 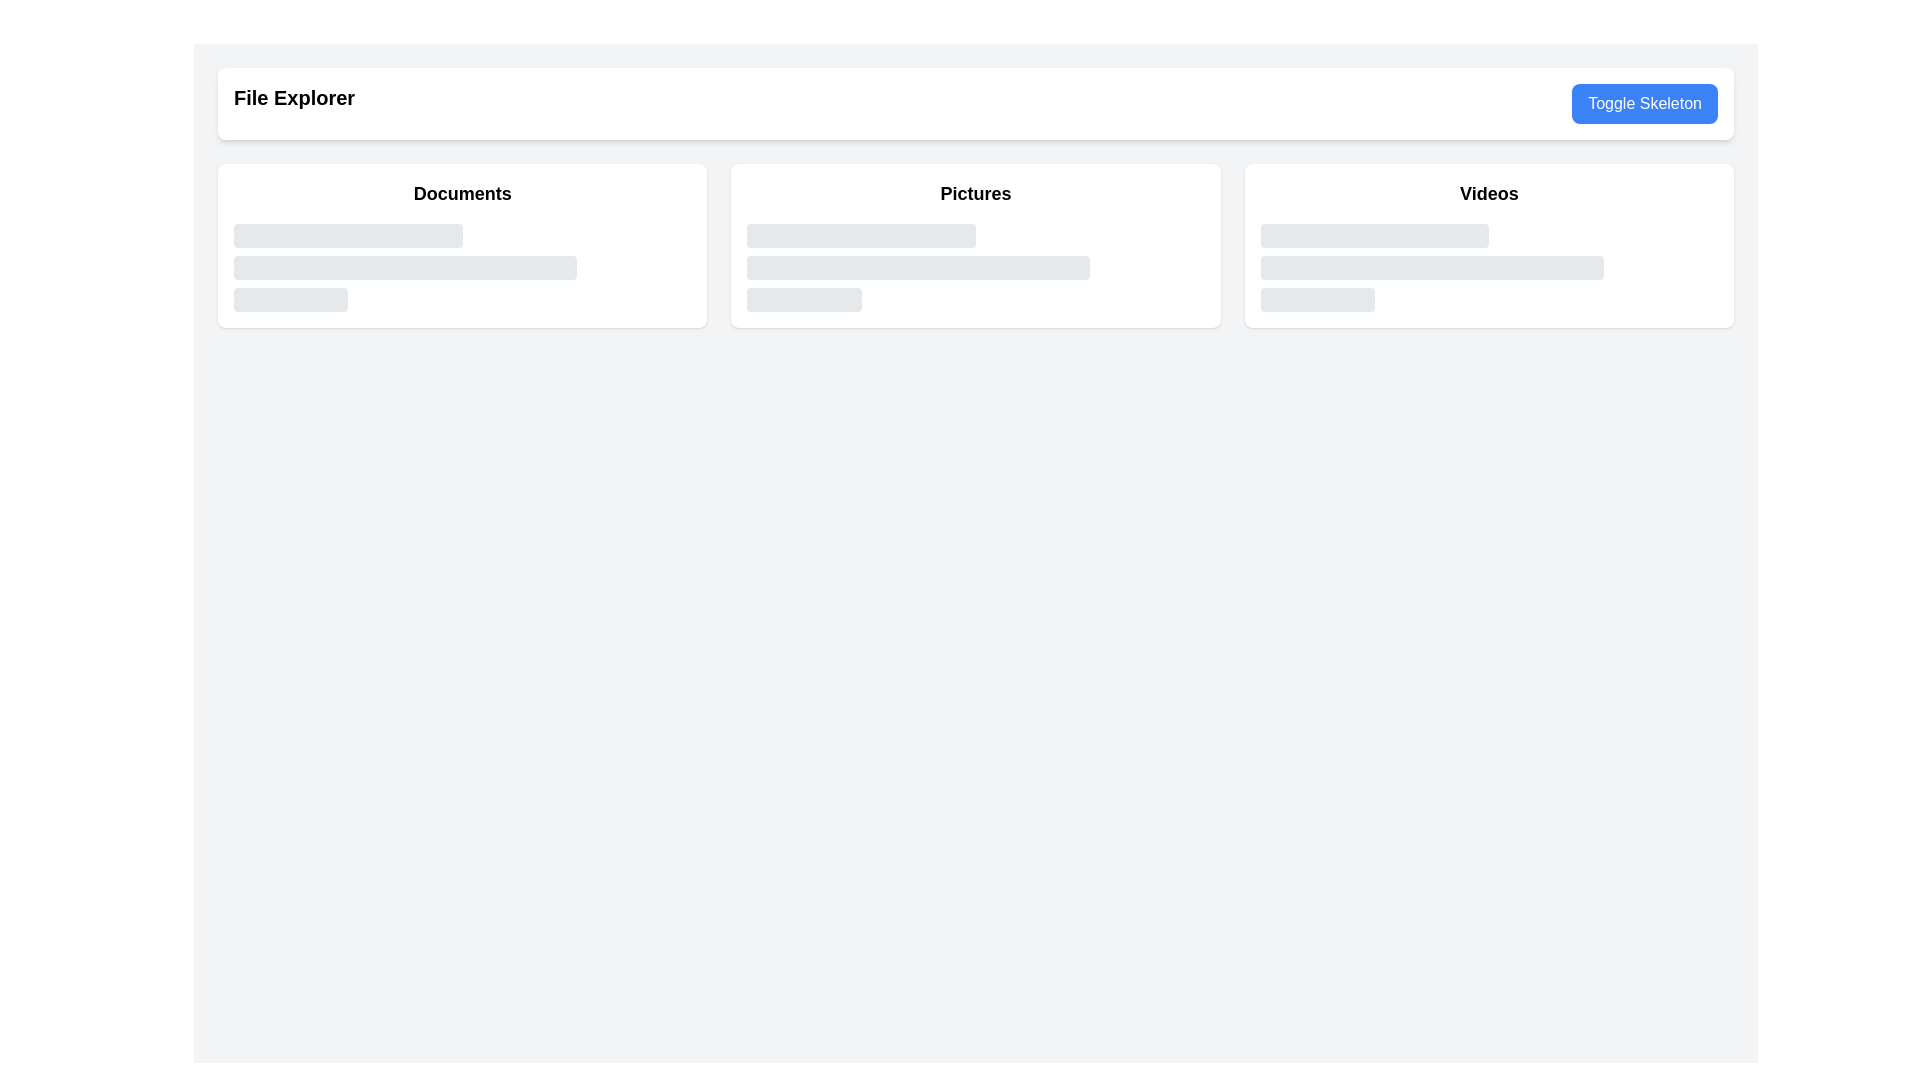 I want to click on the Skeleton loader consisting of three vertically stacked rectangular placeholders with rounded corners, located under the 'Documents' title in the leftmost card section, so click(x=461, y=266).